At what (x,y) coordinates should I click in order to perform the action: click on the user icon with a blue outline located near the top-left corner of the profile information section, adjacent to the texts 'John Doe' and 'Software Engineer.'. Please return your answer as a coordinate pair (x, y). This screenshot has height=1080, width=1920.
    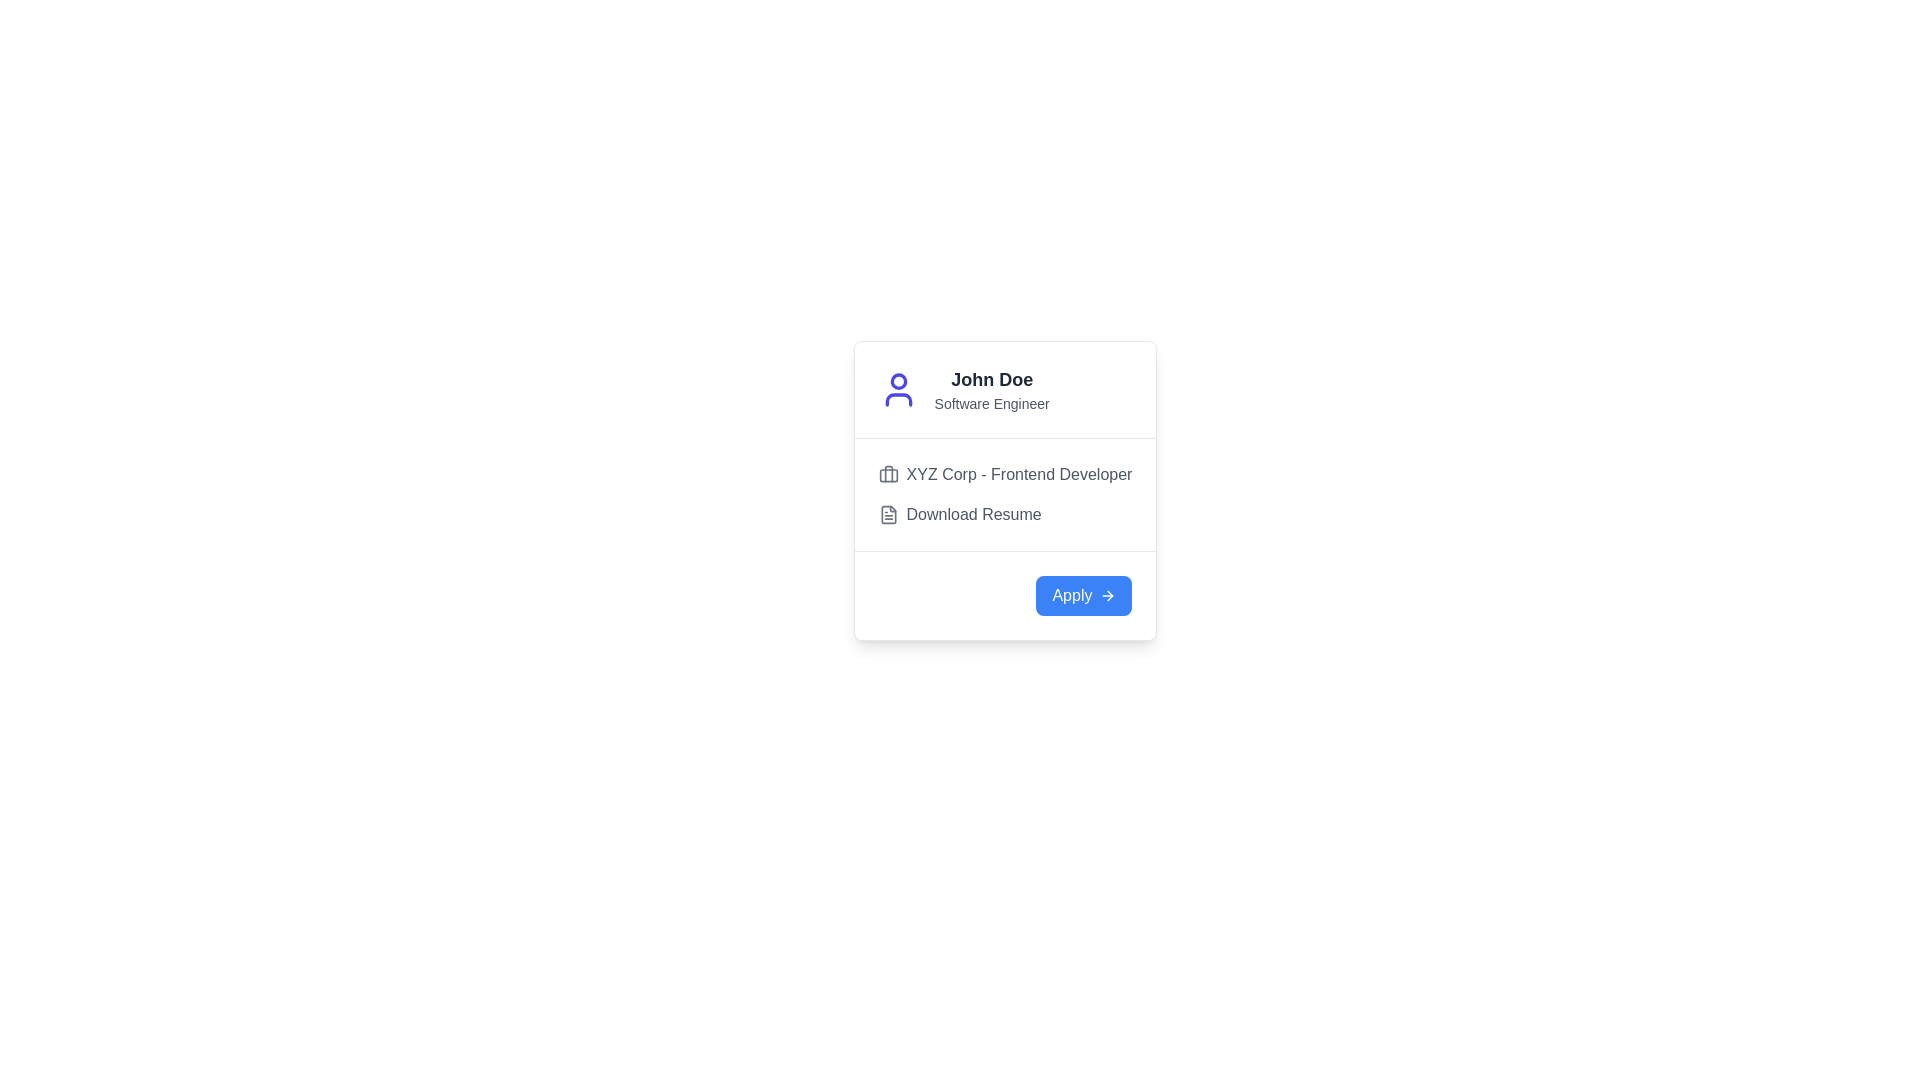
    Looking at the image, I should click on (897, 389).